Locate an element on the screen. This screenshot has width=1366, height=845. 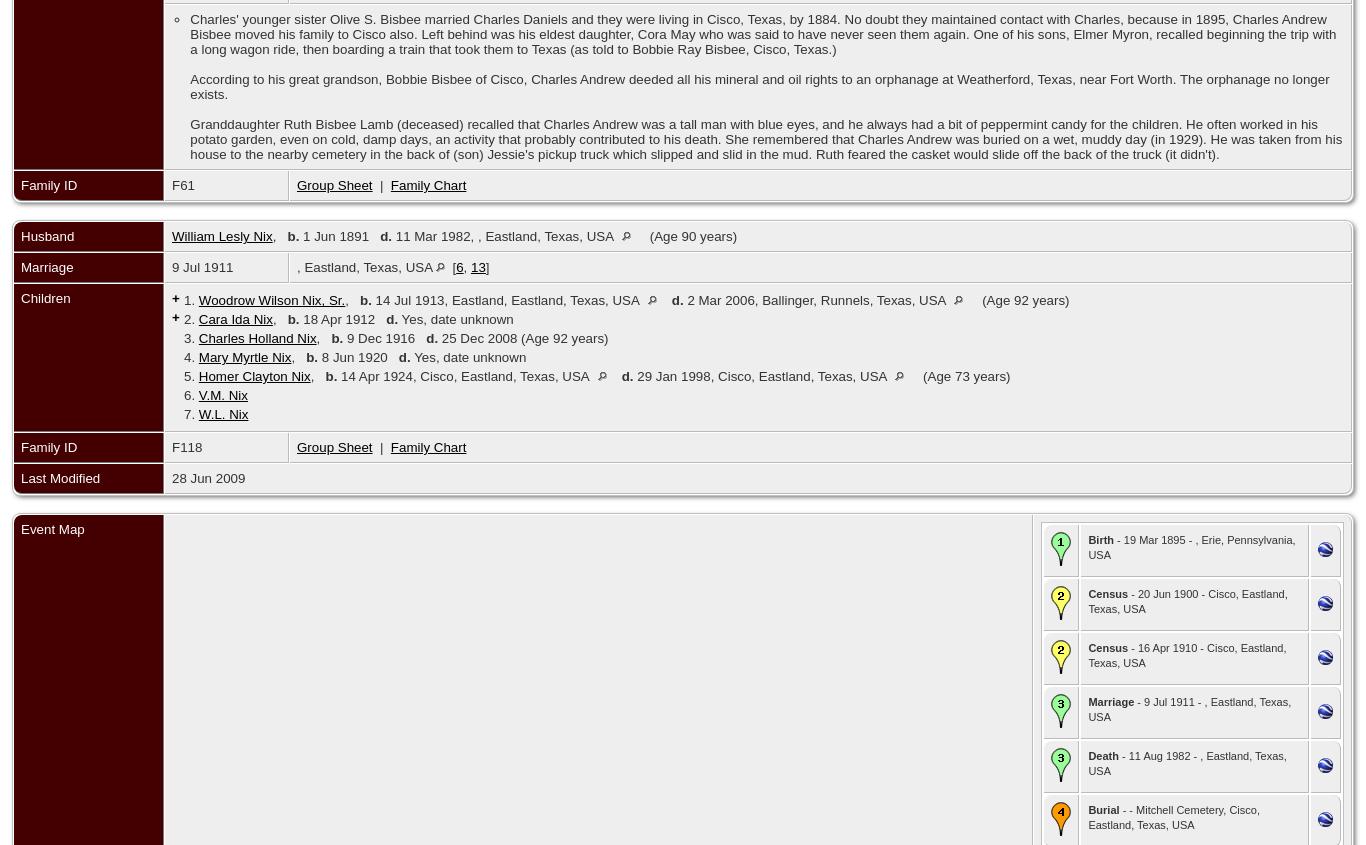
'Event Map' is located at coordinates (52, 528).